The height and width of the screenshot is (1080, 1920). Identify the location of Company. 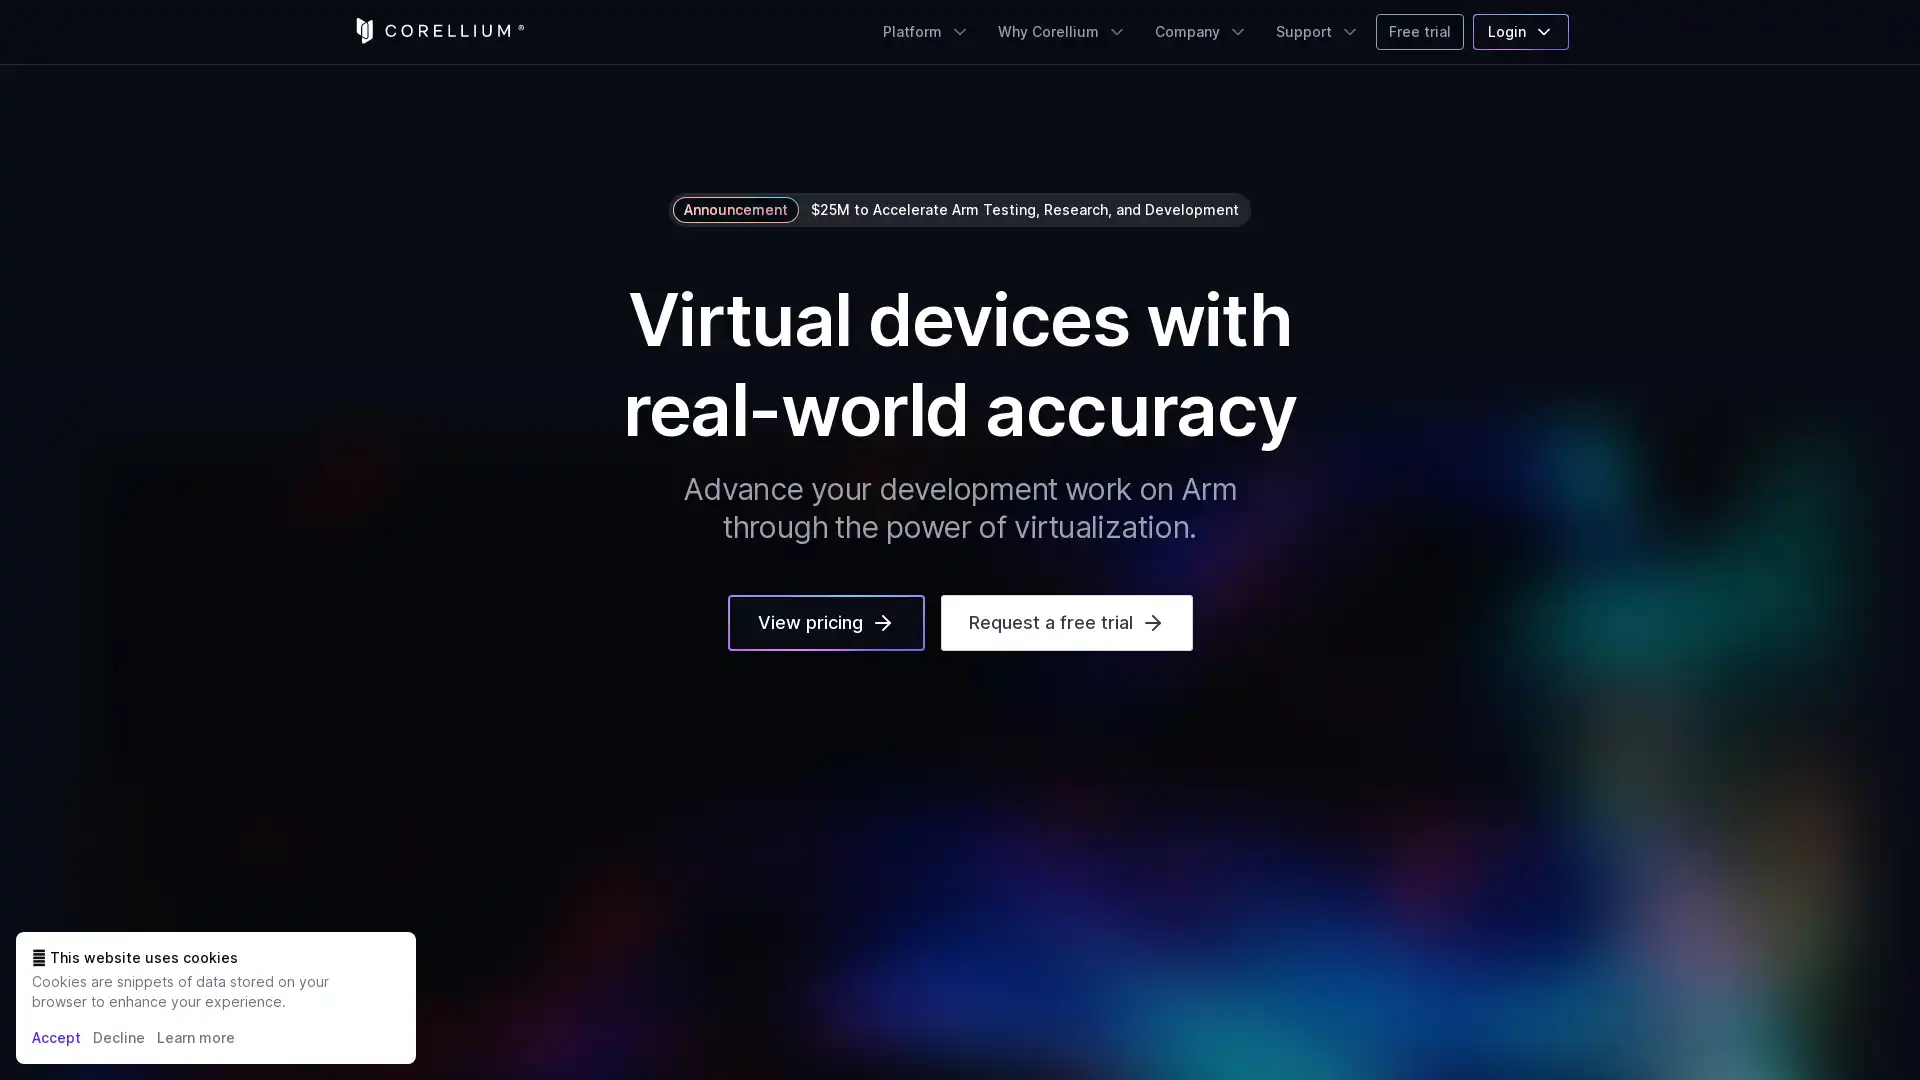
(1200, 31).